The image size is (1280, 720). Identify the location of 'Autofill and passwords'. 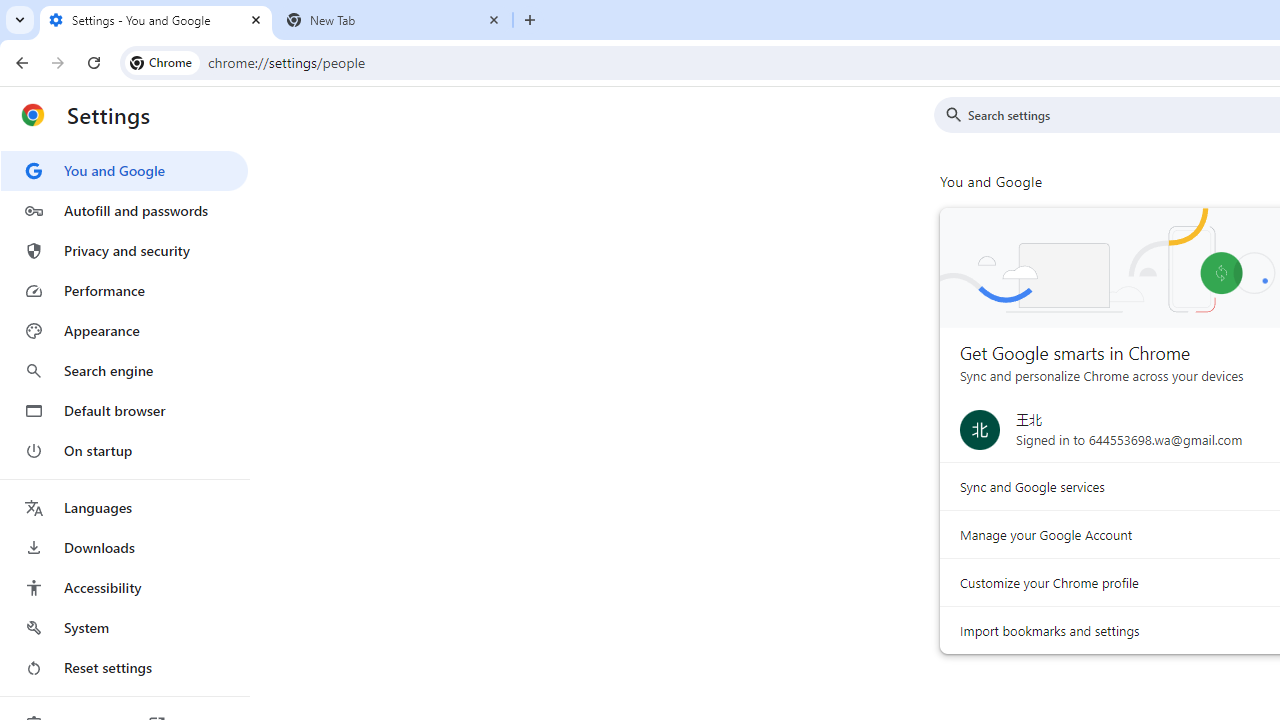
(123, 210).